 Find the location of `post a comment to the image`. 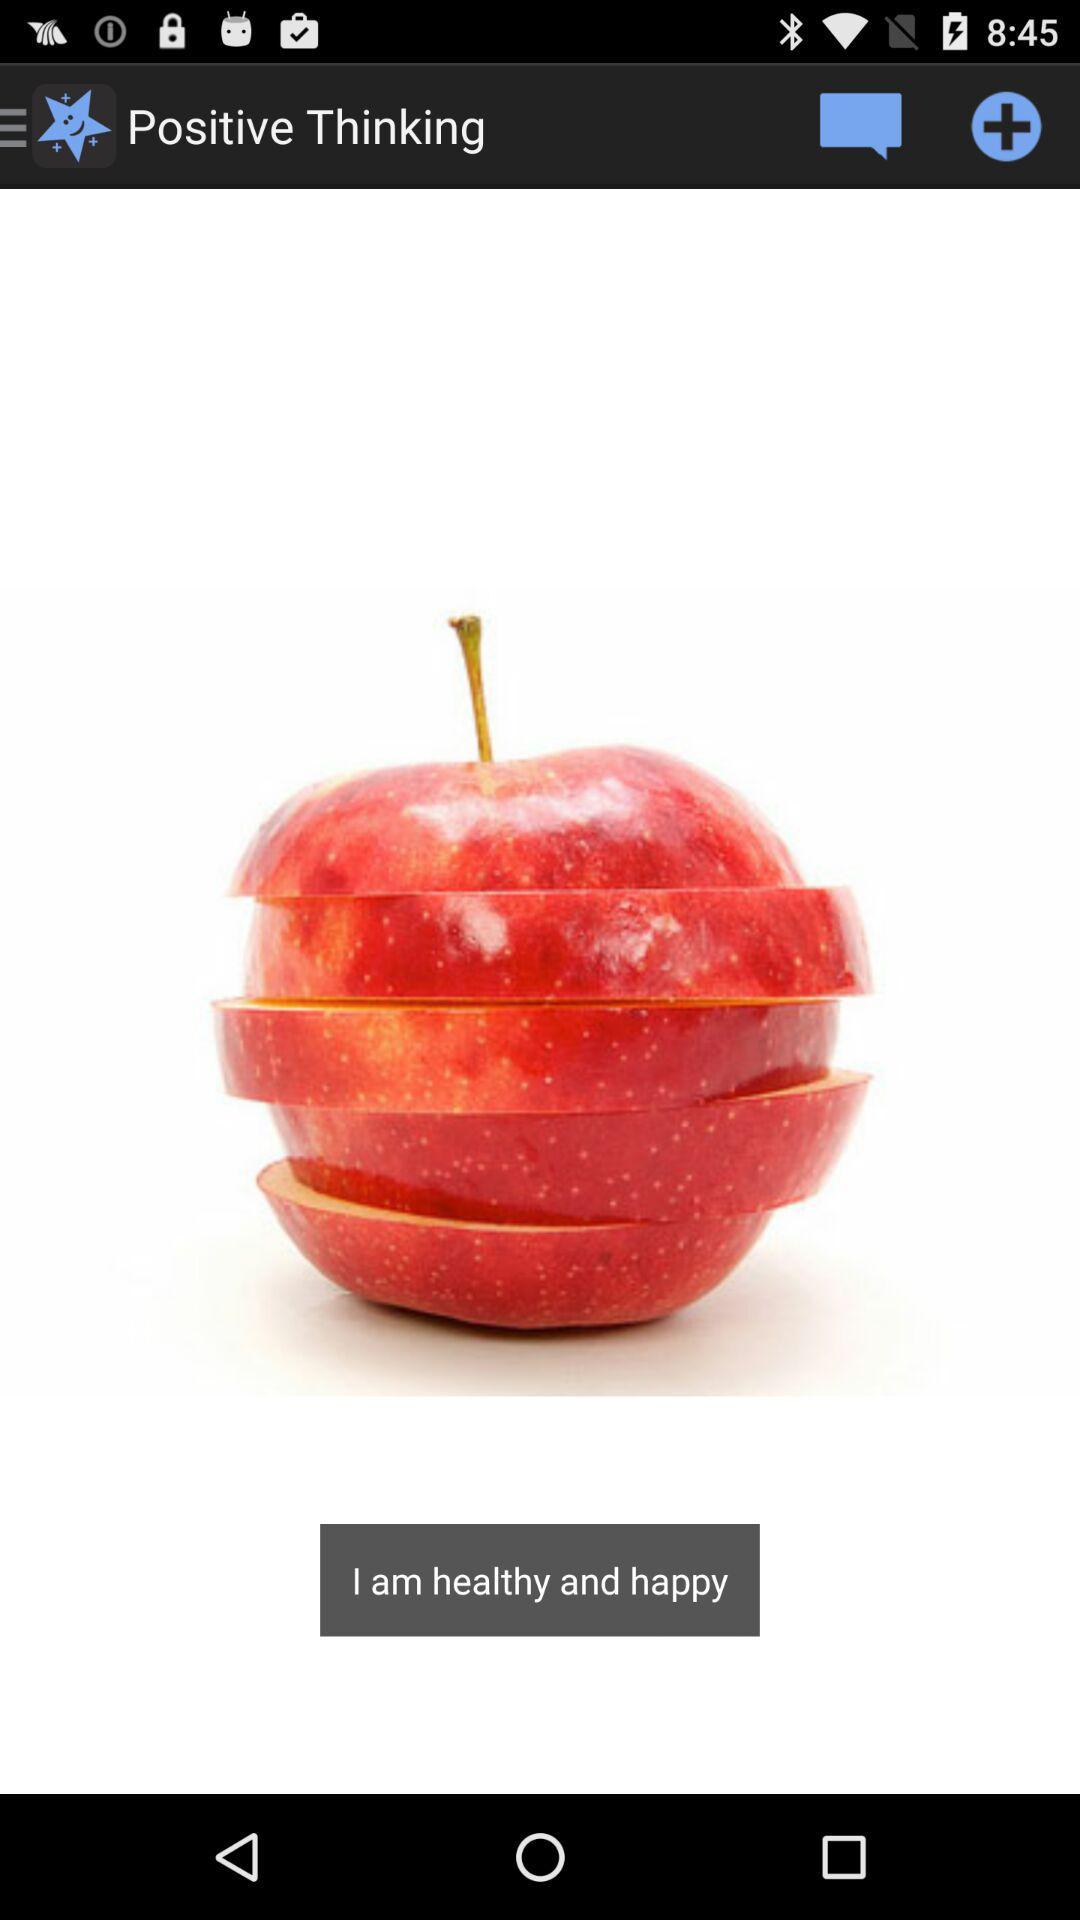

post a comment to the image is located at coordinates (858, 124).